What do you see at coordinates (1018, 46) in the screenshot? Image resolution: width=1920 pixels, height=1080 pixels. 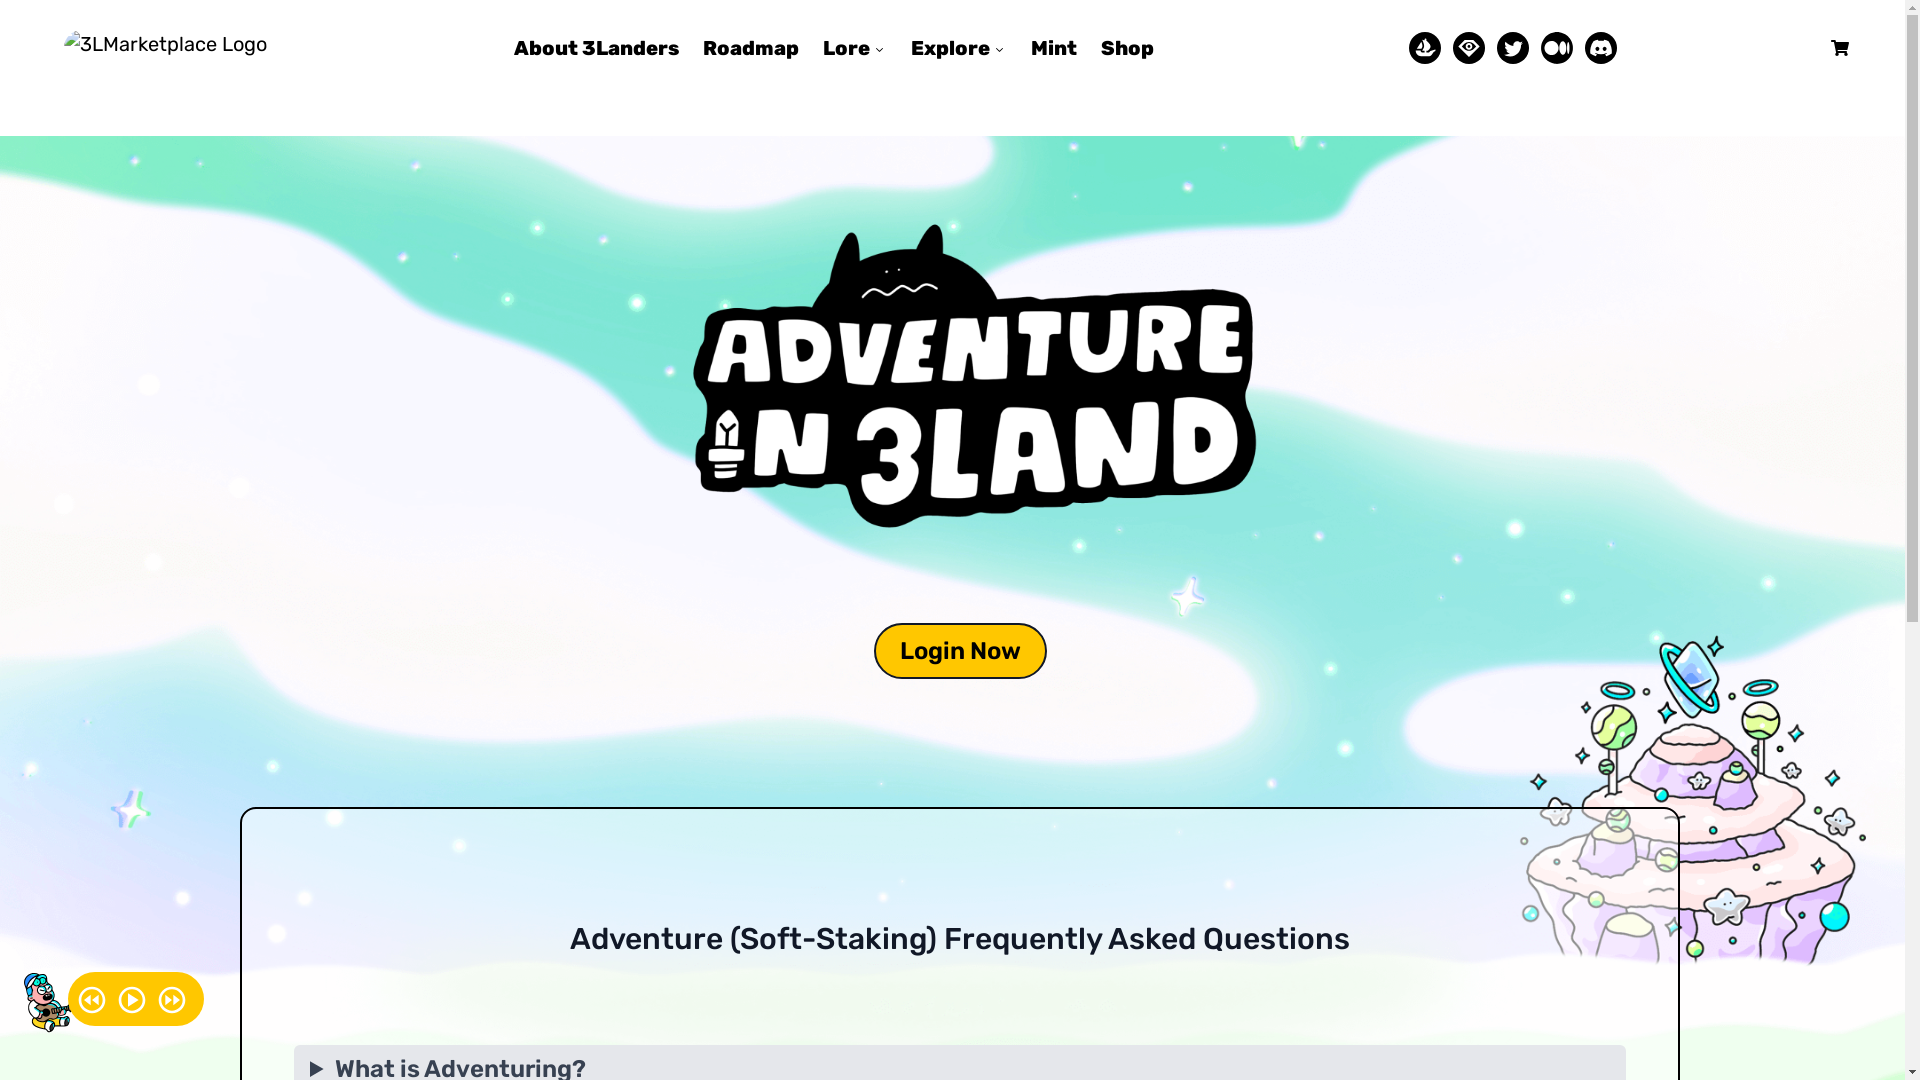 I see `'Mint'` at bounding box center [1018, 46].